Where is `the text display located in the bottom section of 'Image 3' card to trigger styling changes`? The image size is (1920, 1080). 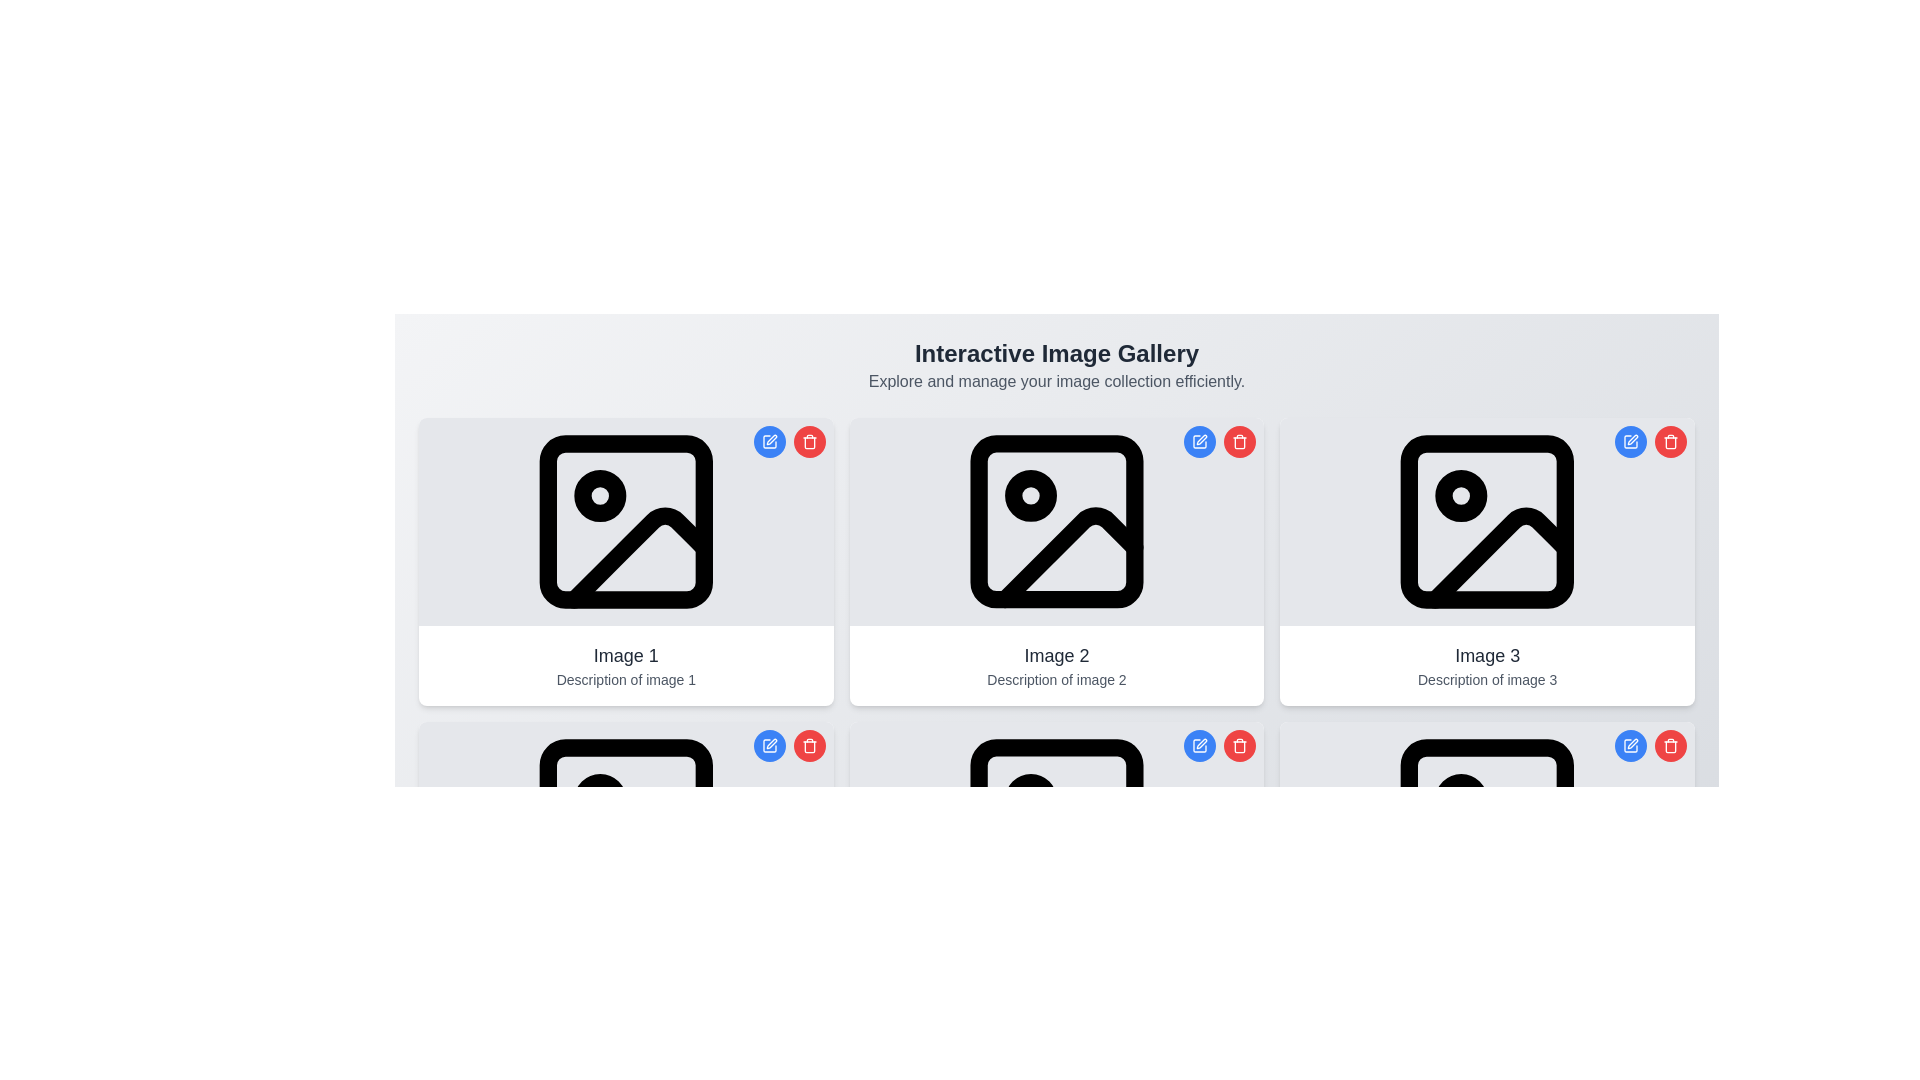
the text display located in the bottom section of 'Image 3' card to trigger styling changes is located at coordinates (1487, 666).